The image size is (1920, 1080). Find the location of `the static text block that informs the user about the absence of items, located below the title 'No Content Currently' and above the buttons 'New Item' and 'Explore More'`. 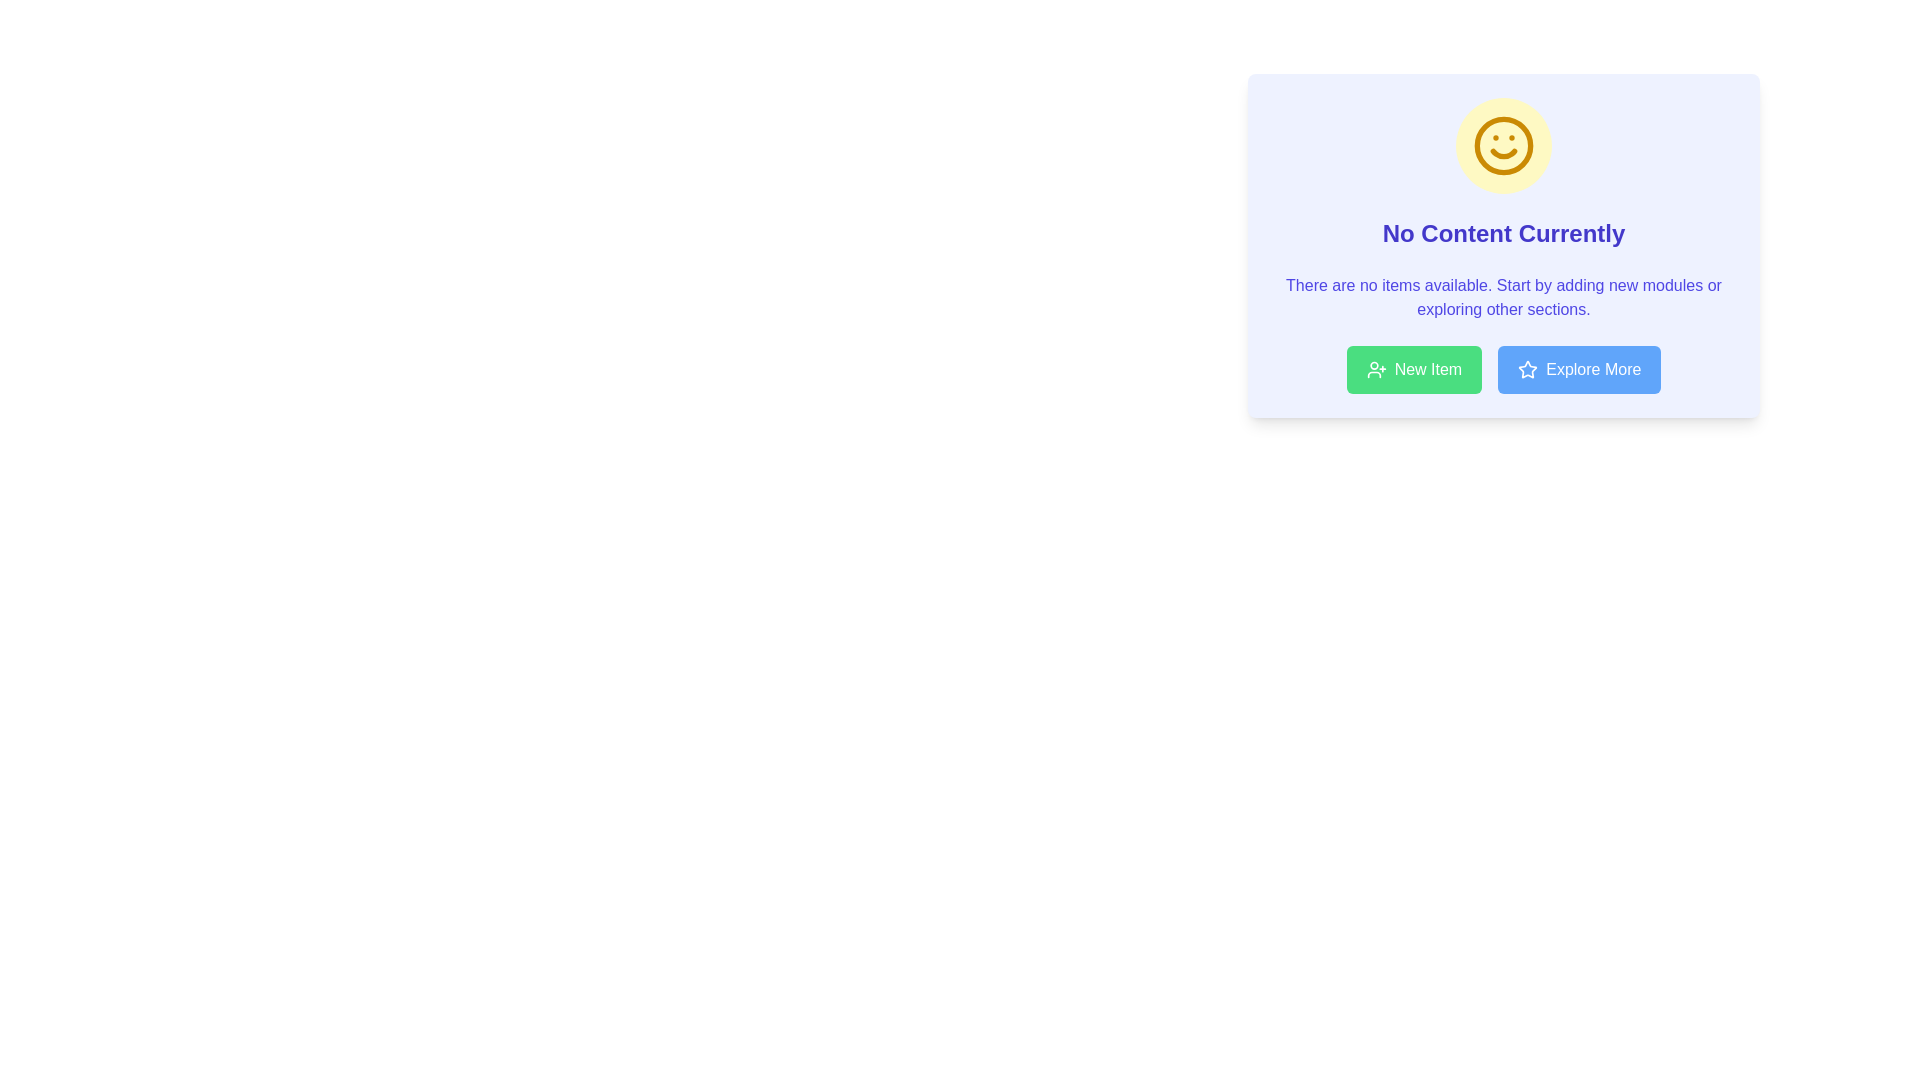

the static text block that informs the user about the absence of items, located below the title 'No Content Currently' and above the buttons 'New Item' and 'Explore More' is located at coordinates (1503, 297).